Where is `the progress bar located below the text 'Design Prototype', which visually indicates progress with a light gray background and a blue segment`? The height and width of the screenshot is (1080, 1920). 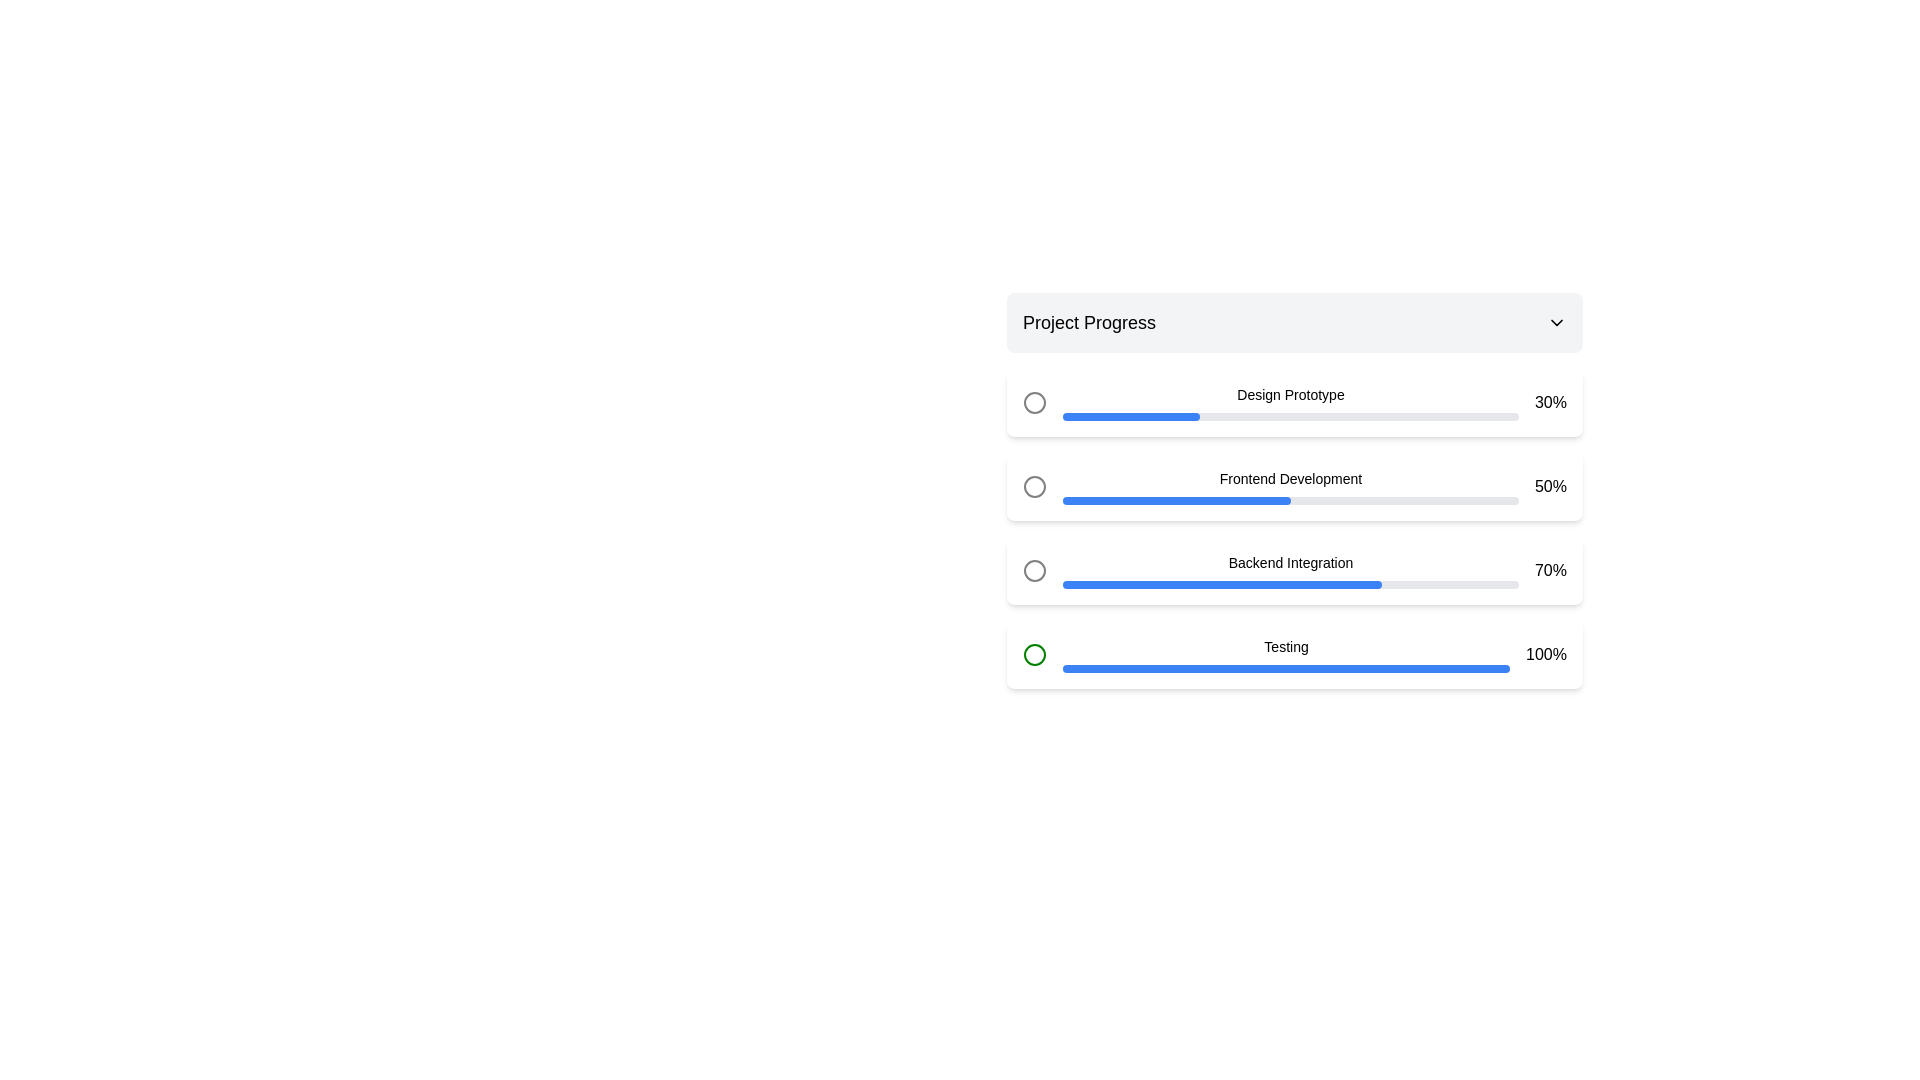 the progress bar located below the text 'Design Prototype', which visually indicates progress with a light gray background and a blue segment is located at coordinates (1291, 415).